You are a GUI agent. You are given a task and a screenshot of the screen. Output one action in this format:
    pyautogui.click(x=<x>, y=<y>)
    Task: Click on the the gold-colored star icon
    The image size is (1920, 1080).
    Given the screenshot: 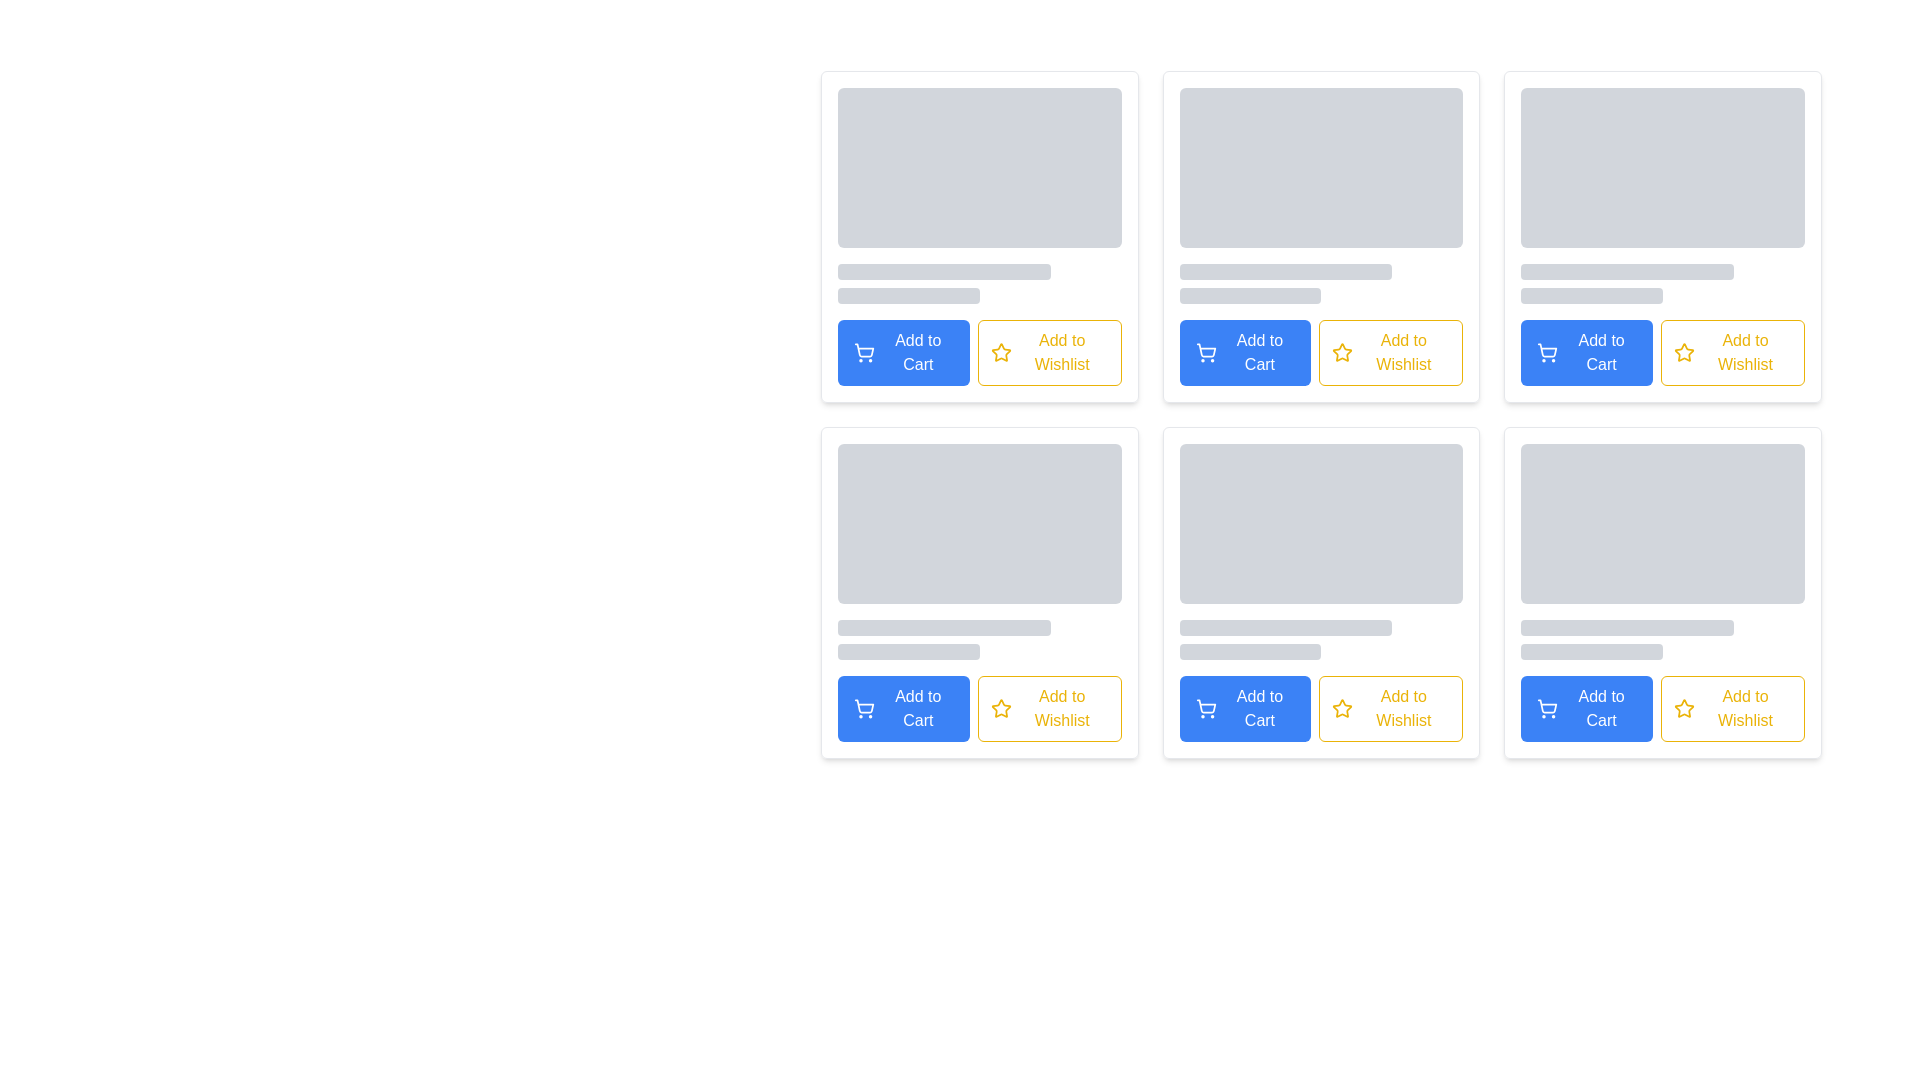 What is the action you would take?
    pyautogui.click(x=1342, y=351)
    